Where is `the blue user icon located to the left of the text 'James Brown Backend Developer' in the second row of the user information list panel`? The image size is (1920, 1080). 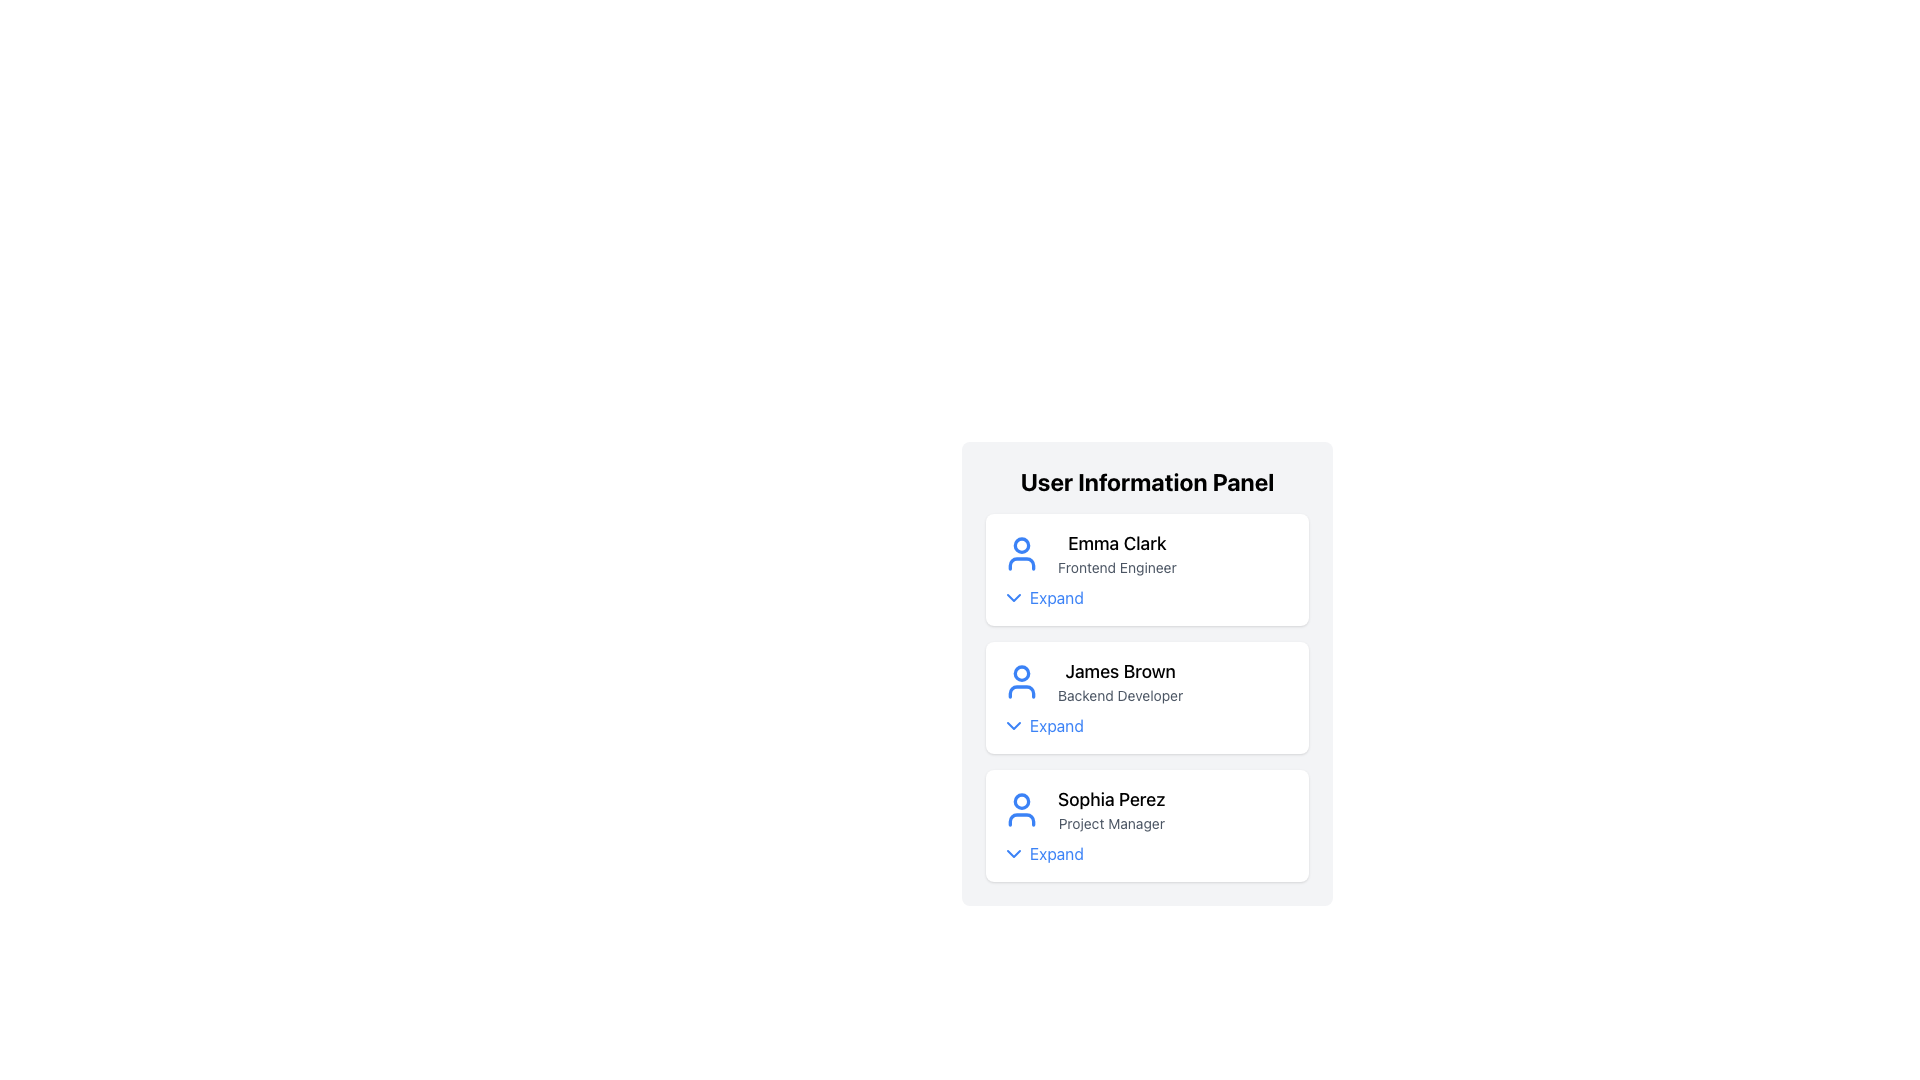 the blue user icon located to the left of the text 'James Brown Backend Developer' in the second row of the user information list panel is located at coordinates (1022, 681).